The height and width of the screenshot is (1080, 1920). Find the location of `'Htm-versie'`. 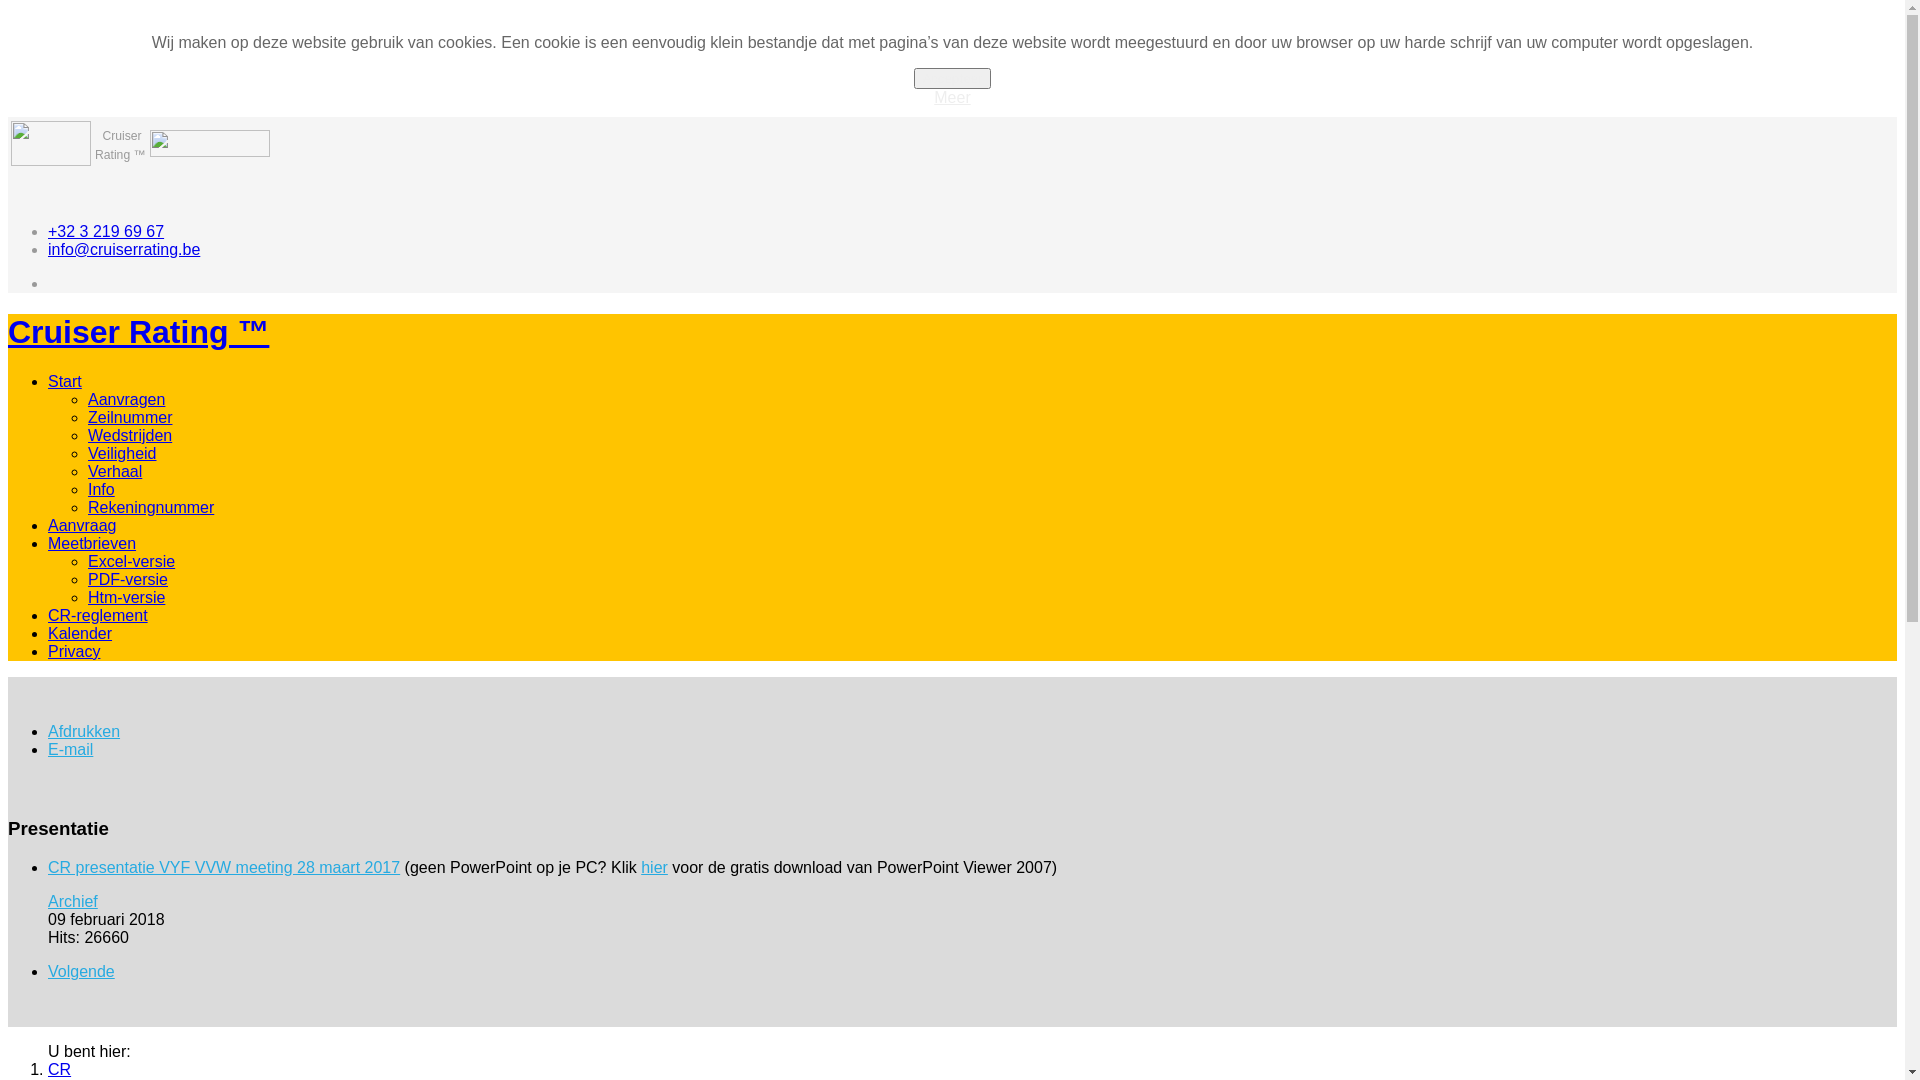

'Htm-versie' is located at coordinates (86, 596).